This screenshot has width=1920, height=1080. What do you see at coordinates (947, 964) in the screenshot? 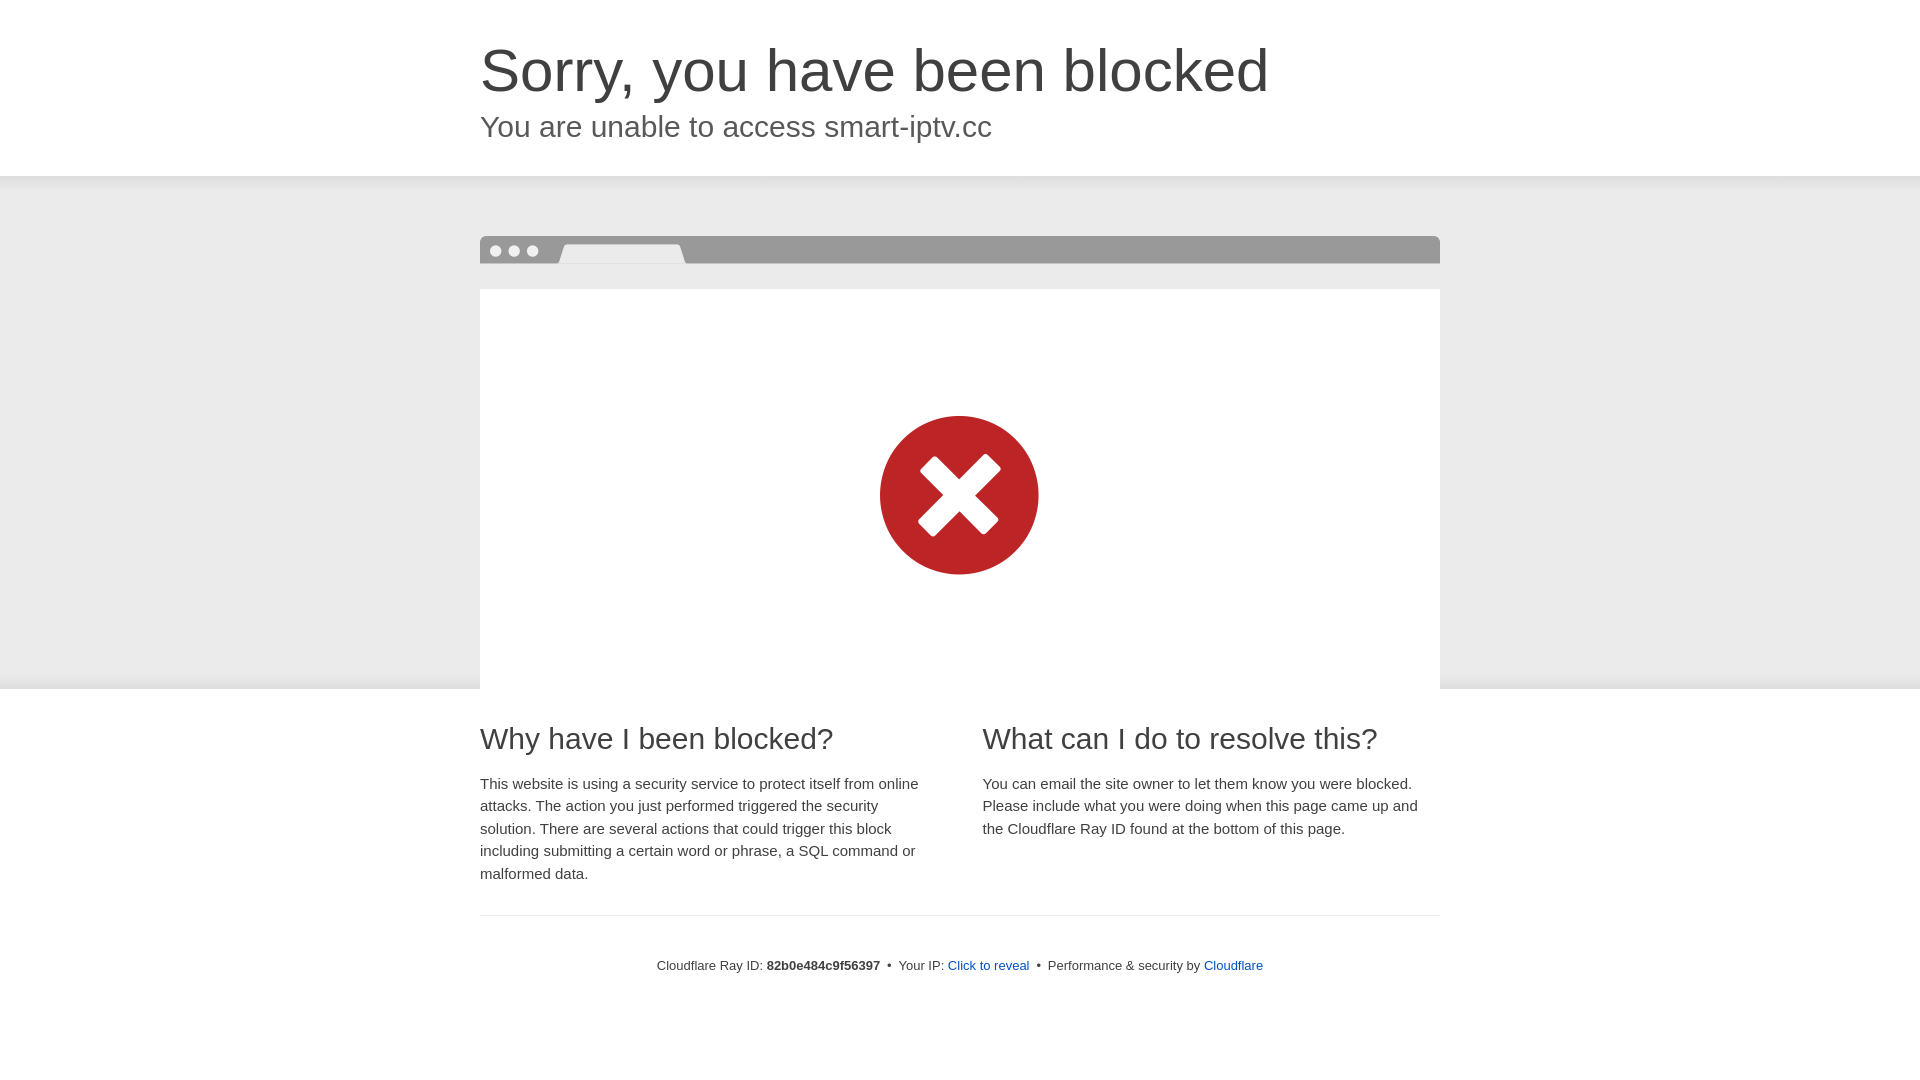
I see `'Click to reveal'` at bounding box center [947, 964].